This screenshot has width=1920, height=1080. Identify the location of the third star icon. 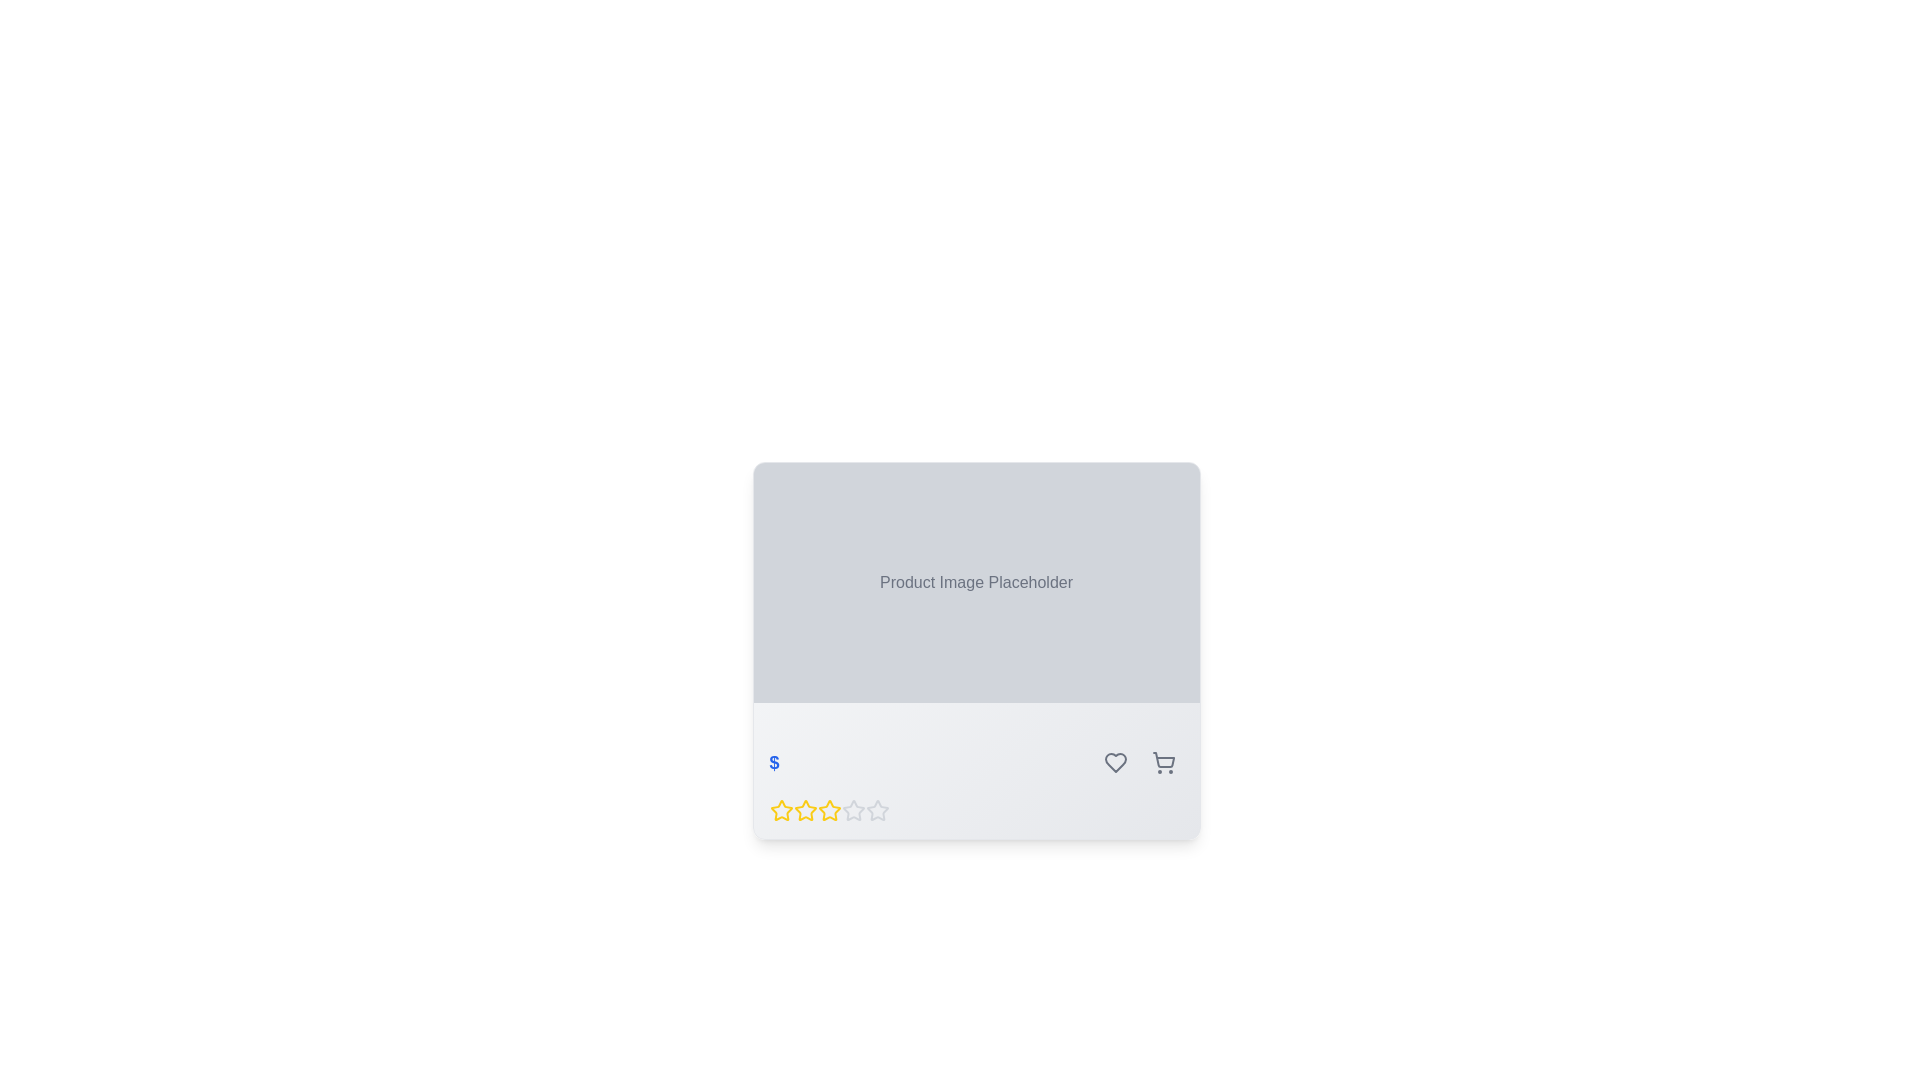
(829, 810).